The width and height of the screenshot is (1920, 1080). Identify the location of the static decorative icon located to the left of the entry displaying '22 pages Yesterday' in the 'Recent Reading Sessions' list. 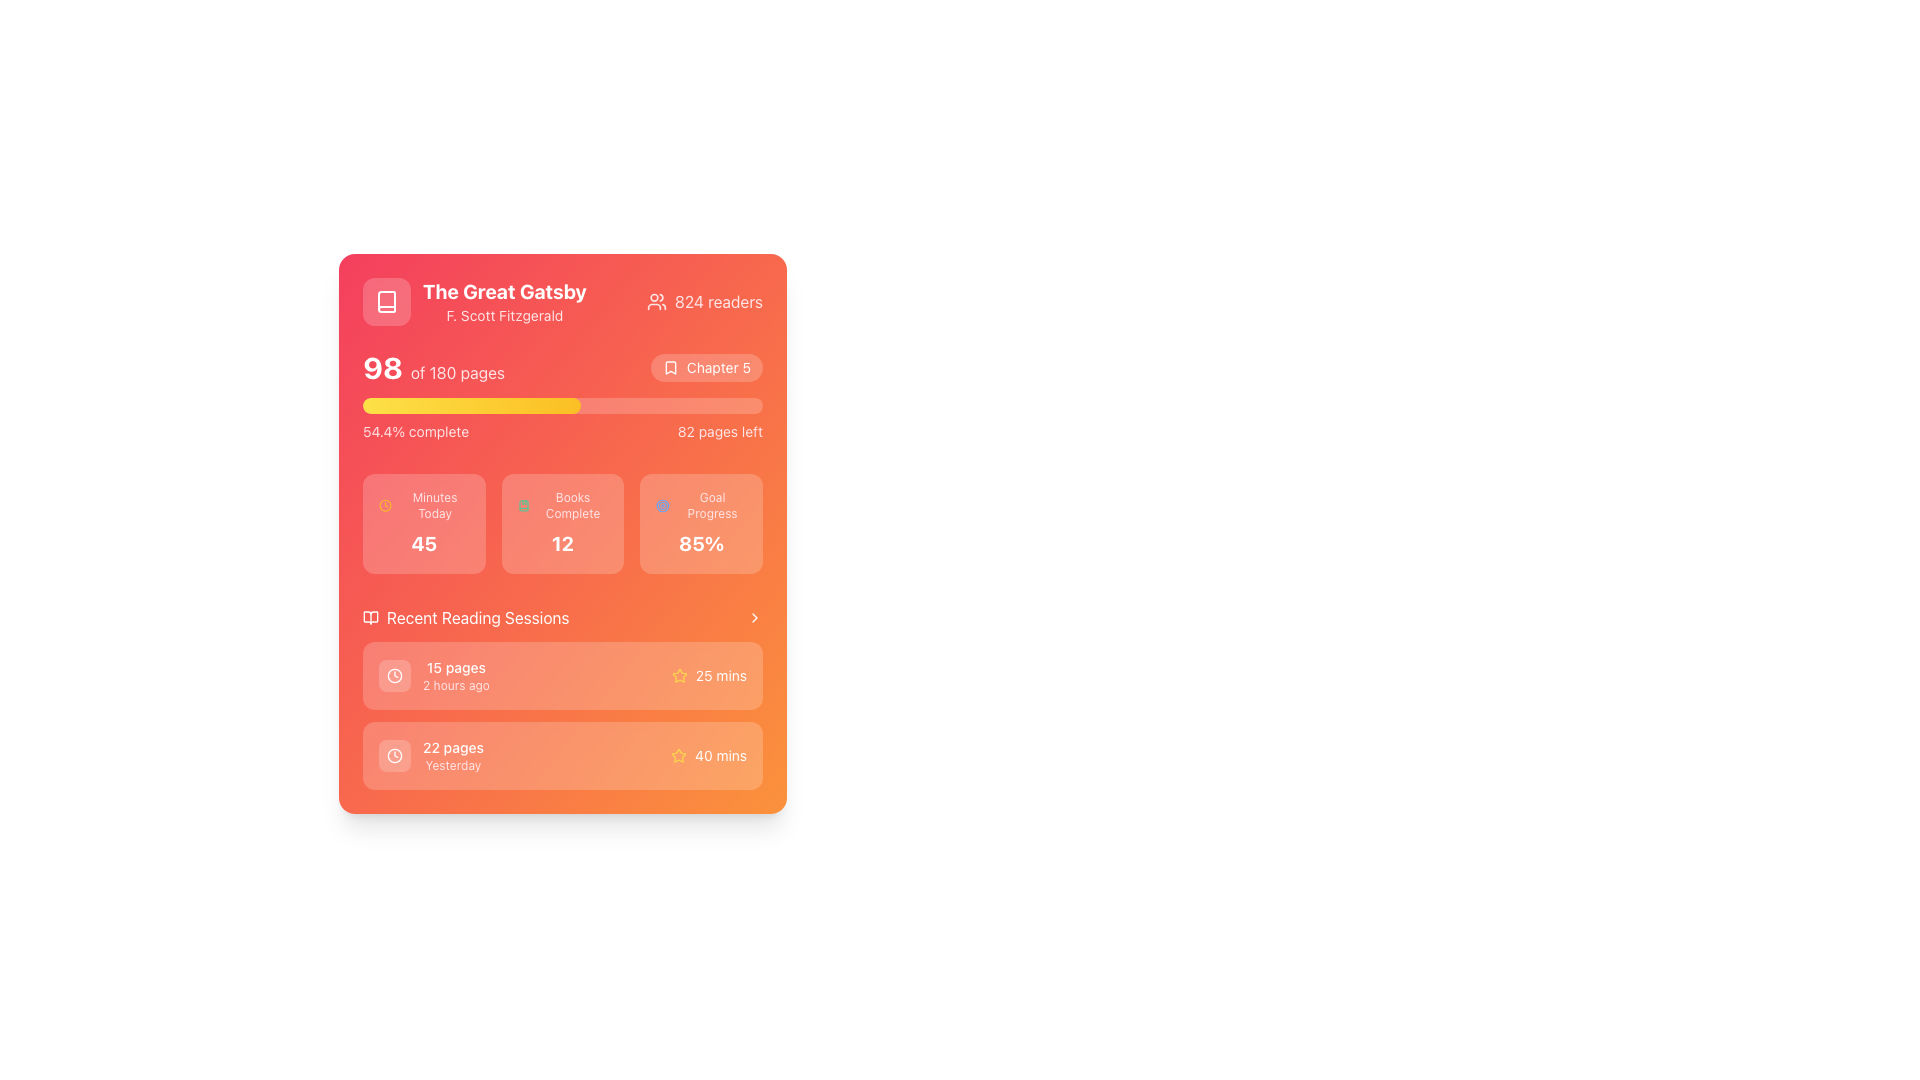
(394, 756).